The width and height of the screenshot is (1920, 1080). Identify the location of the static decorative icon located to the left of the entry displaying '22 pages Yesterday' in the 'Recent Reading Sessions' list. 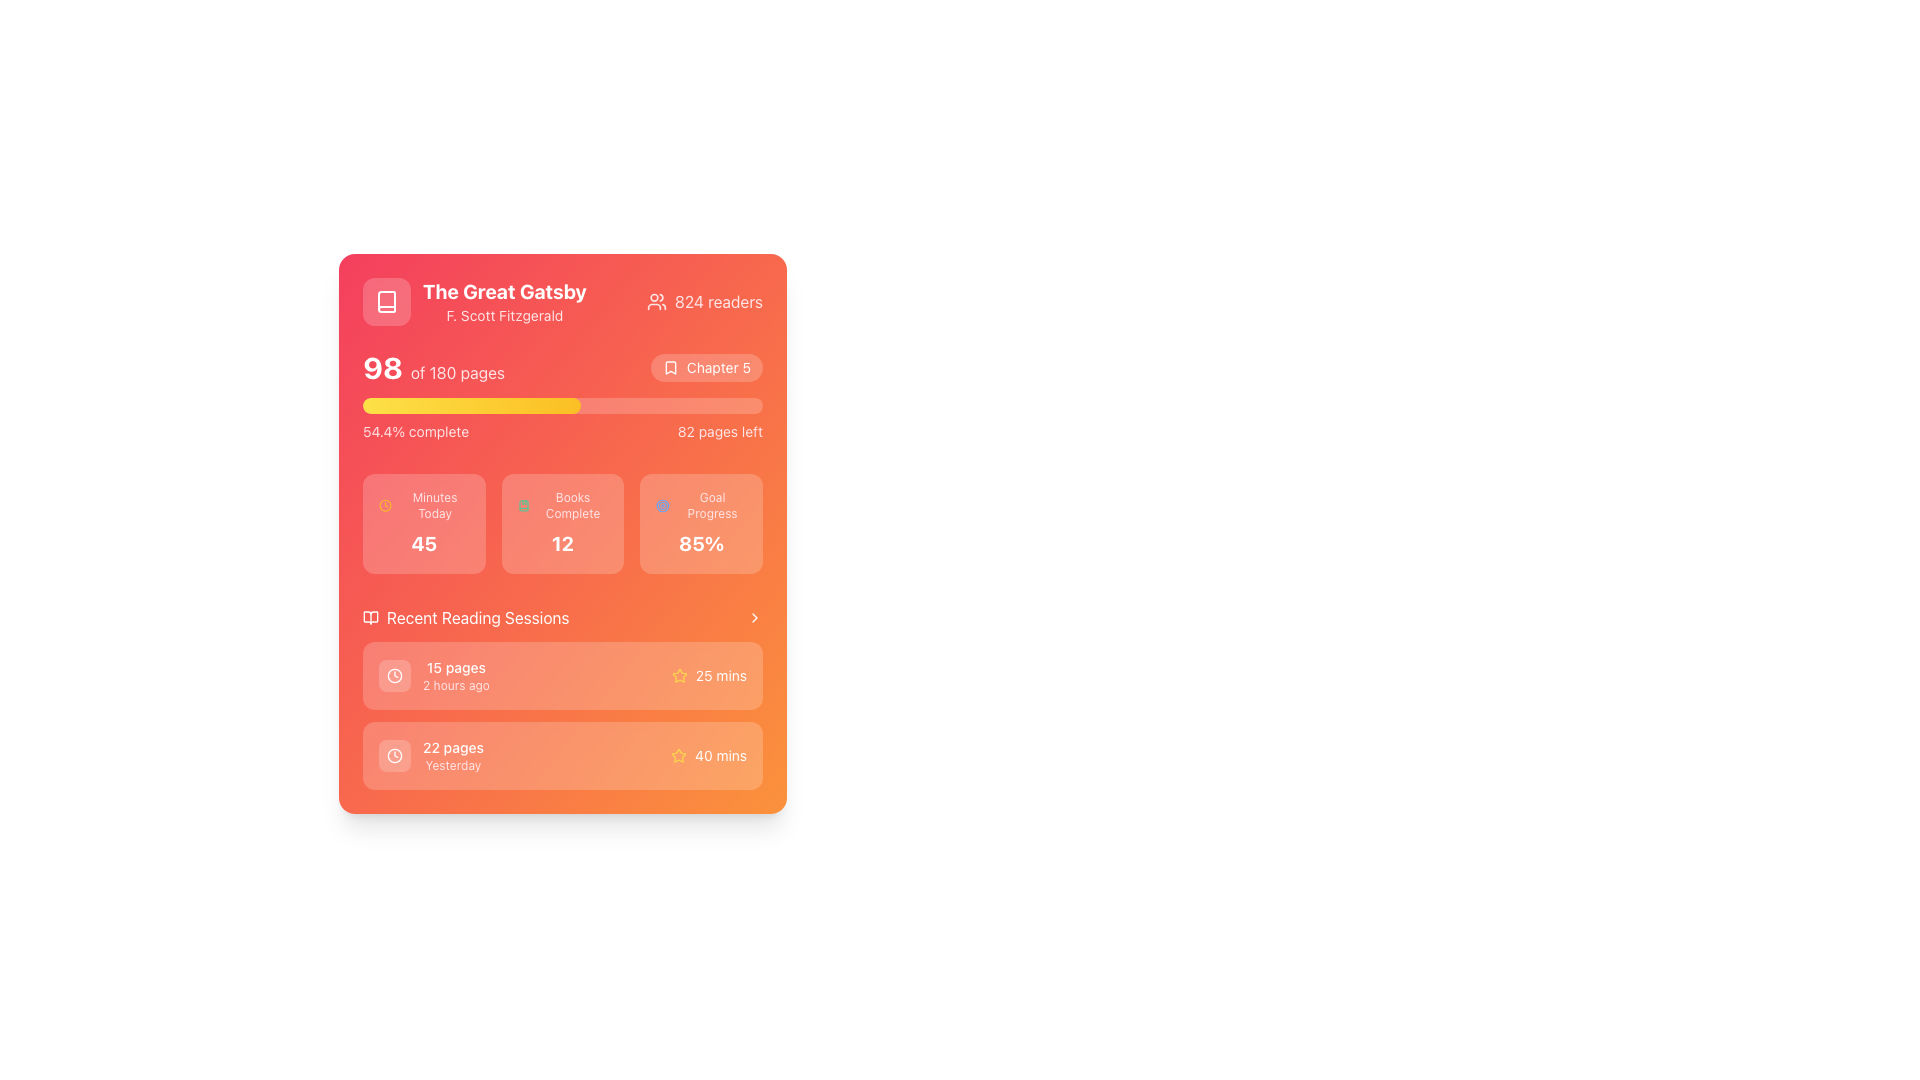
(394, 756).